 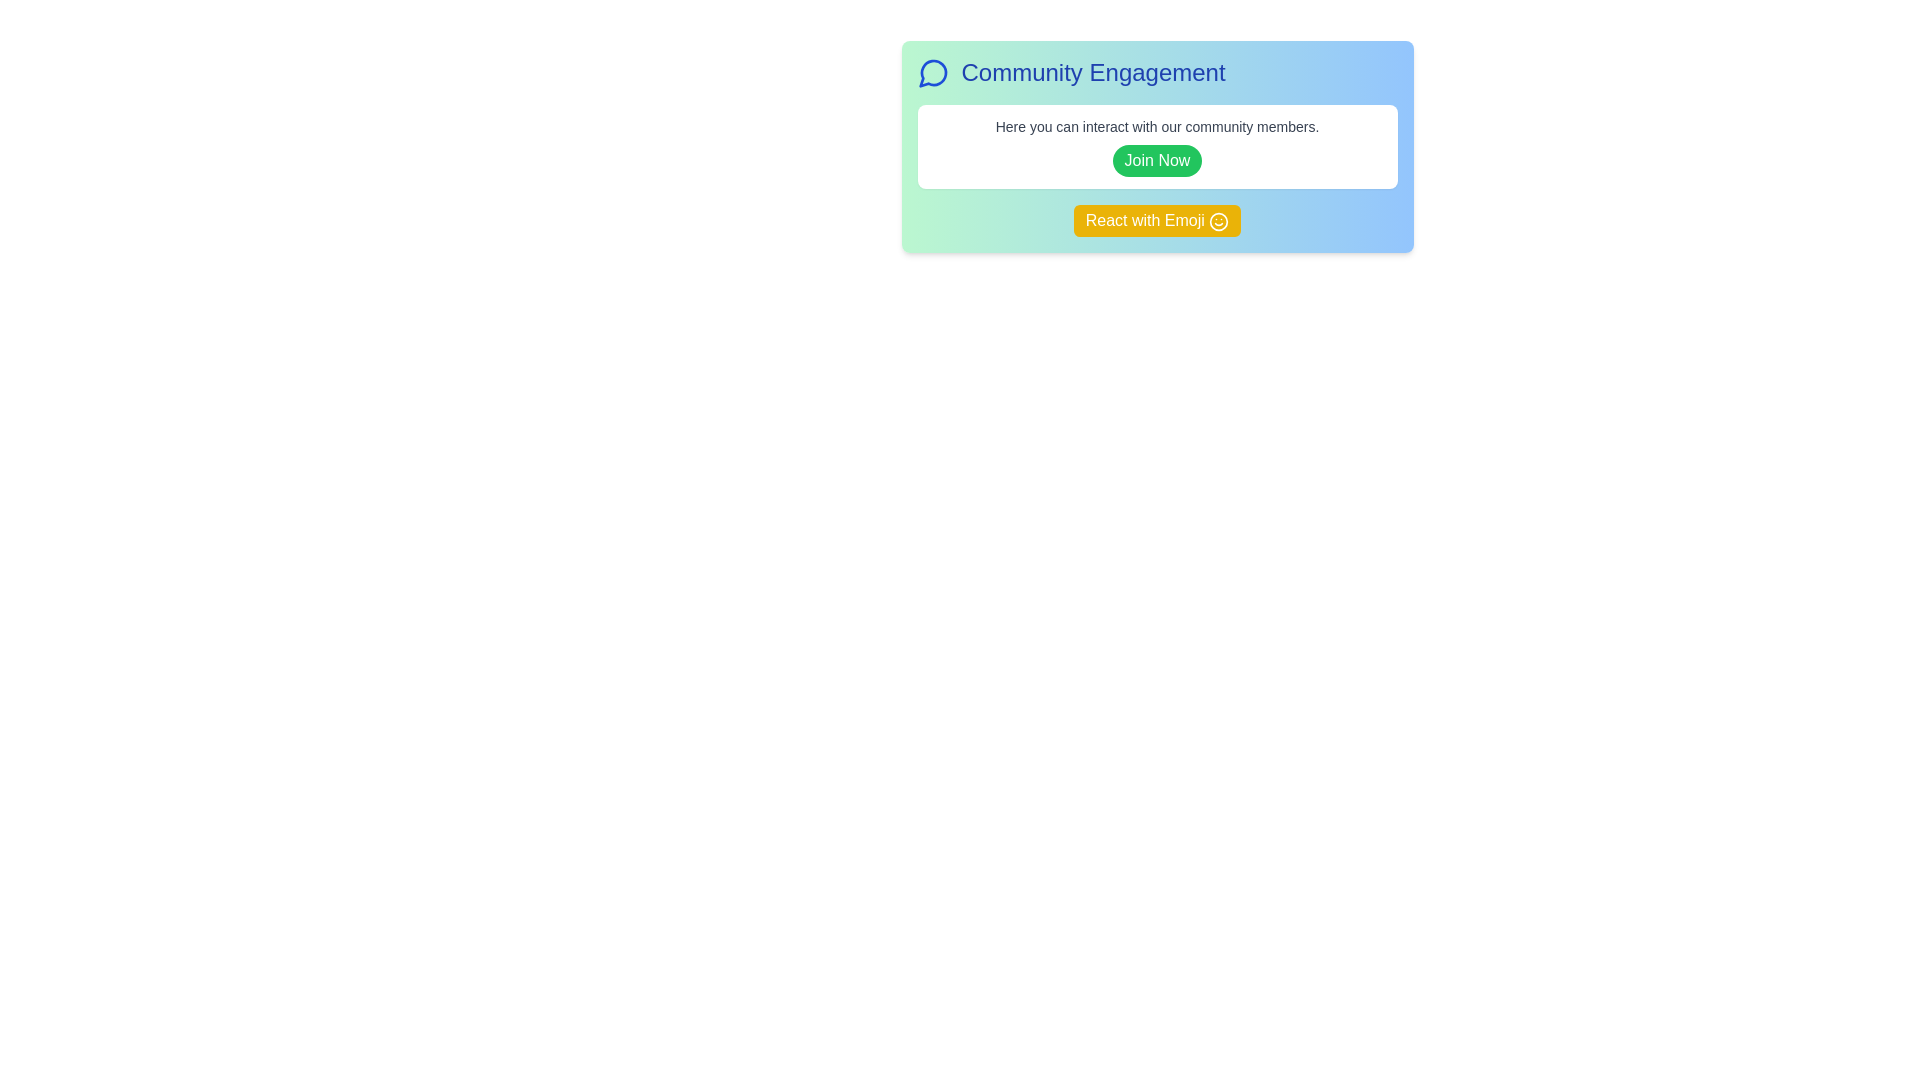 I want to click on the 'React with Emoji' button, which has a yellow background and white text, located centrally at the bottom of the 'Community Engagement' box, so click(x=1157, y=220).